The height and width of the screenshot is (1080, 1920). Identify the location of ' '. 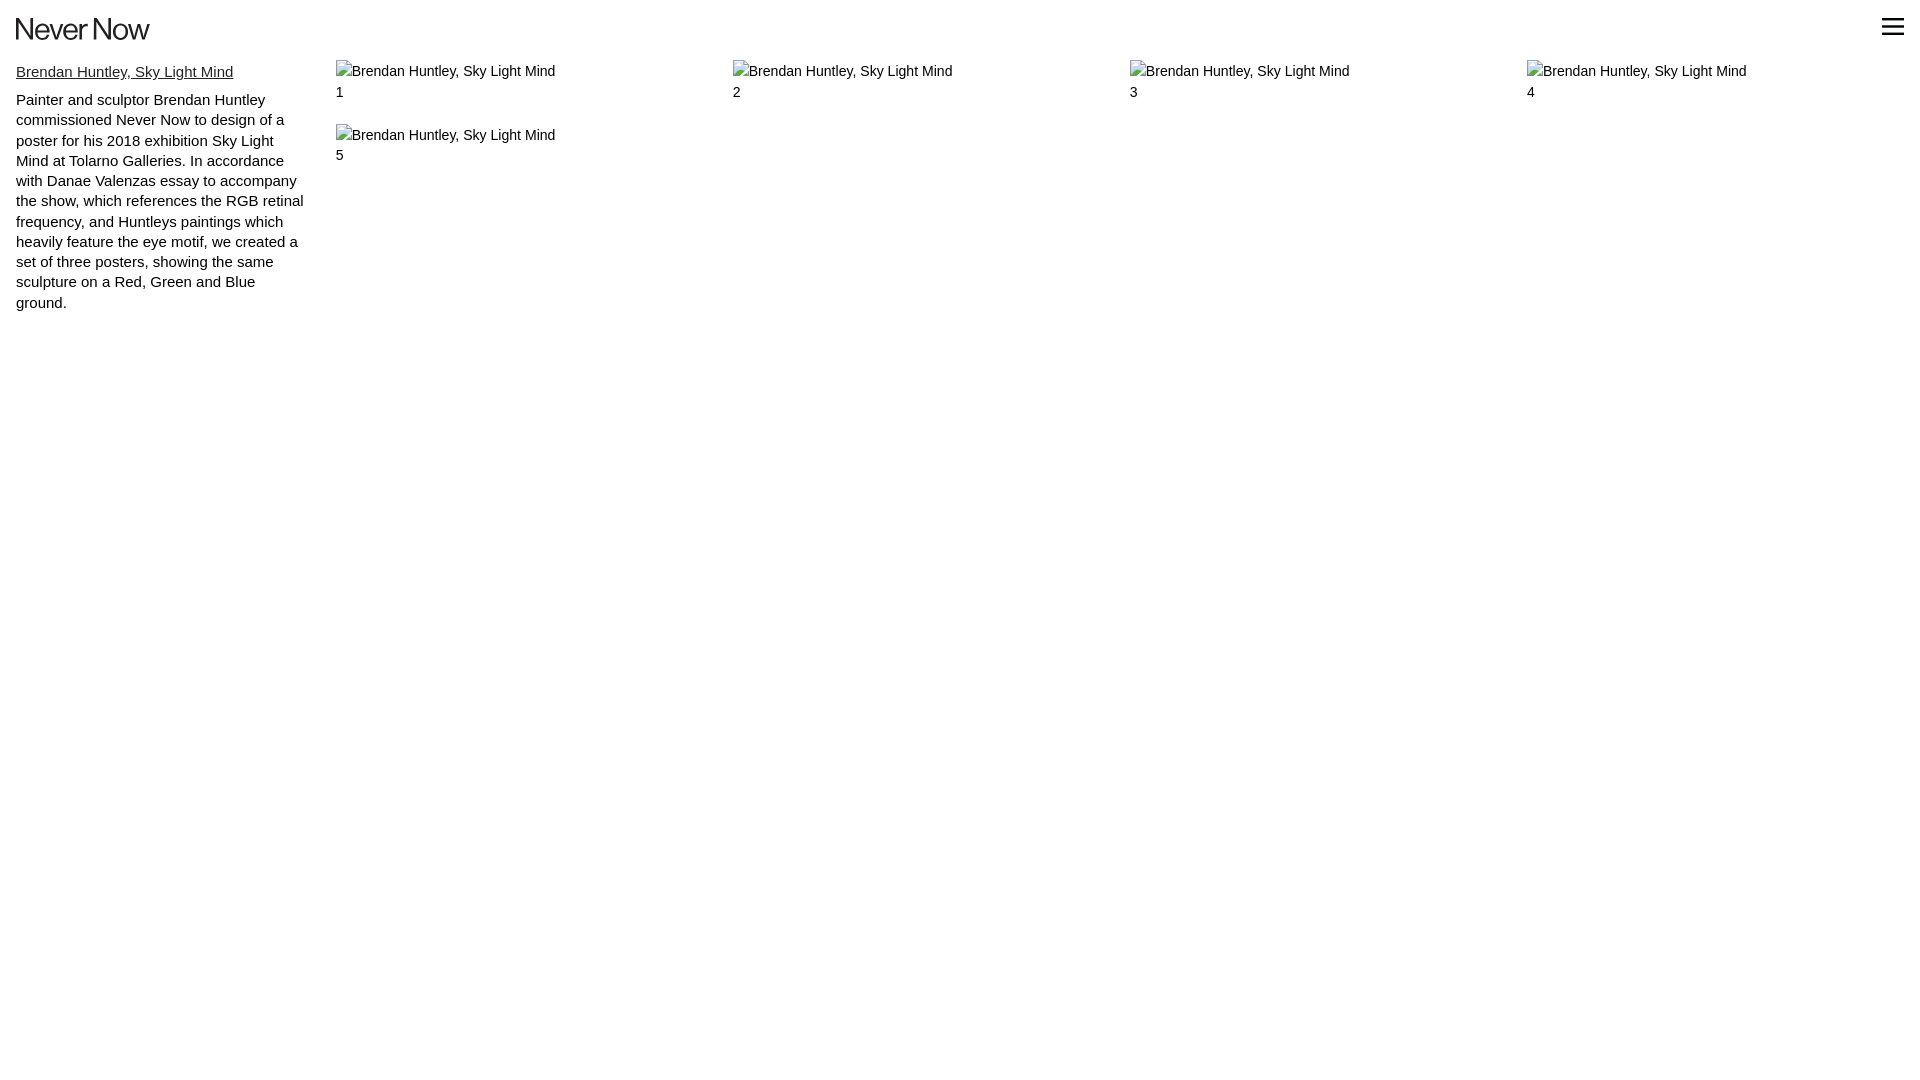
(1891, 27).